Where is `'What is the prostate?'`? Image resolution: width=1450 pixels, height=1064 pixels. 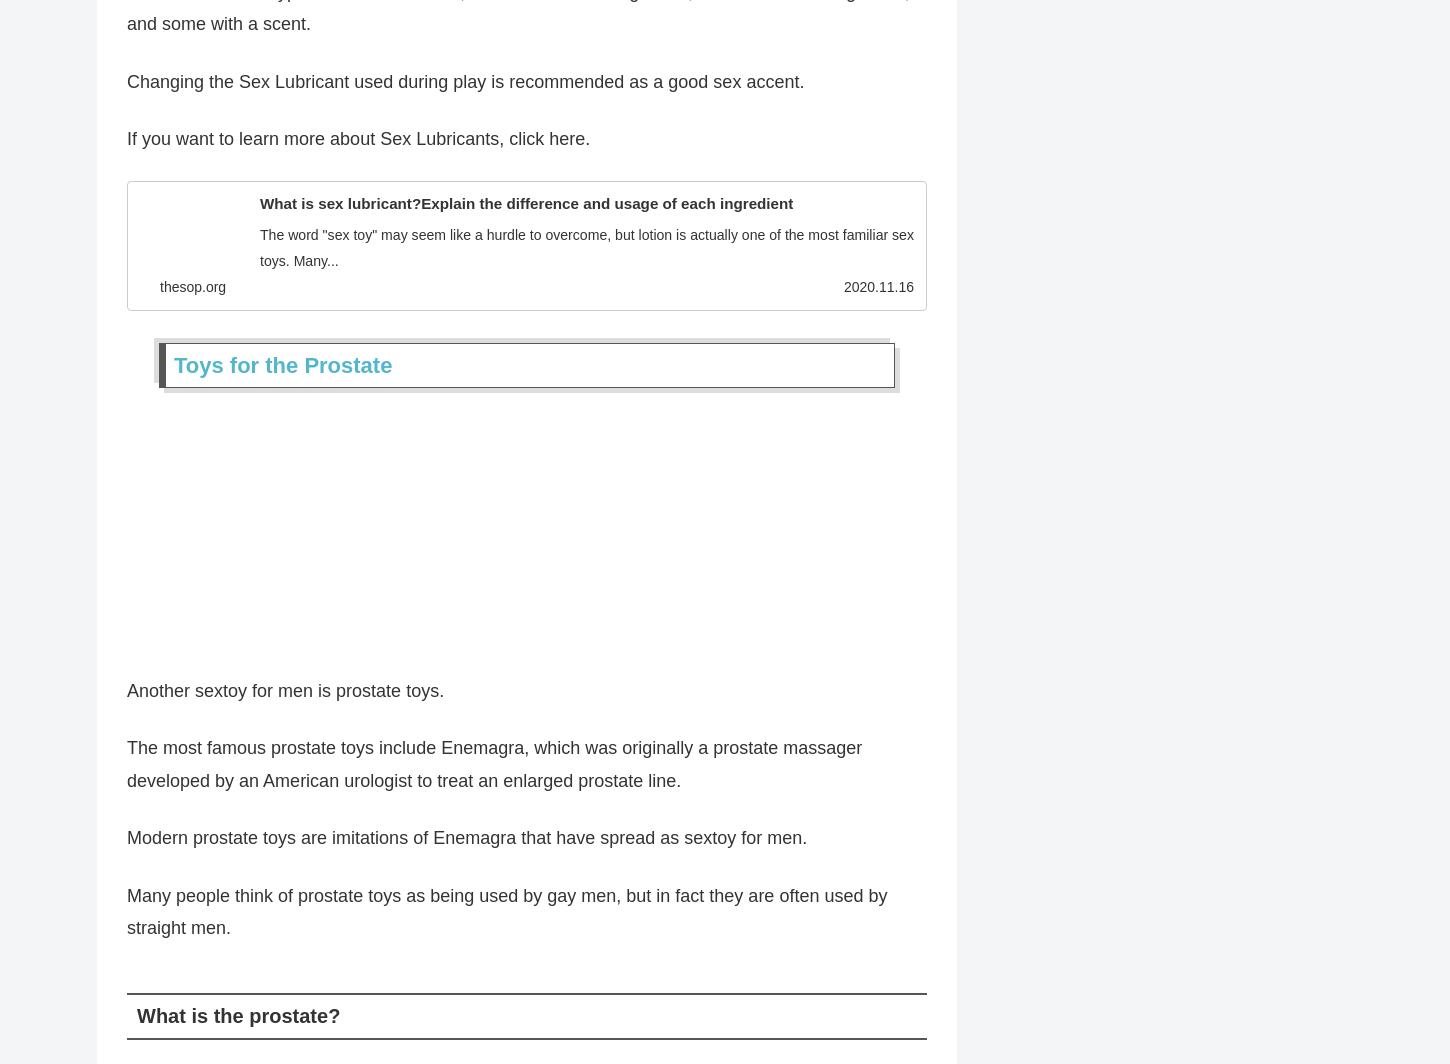 'What is the prostate?' is located at coordinates (136, 1021).